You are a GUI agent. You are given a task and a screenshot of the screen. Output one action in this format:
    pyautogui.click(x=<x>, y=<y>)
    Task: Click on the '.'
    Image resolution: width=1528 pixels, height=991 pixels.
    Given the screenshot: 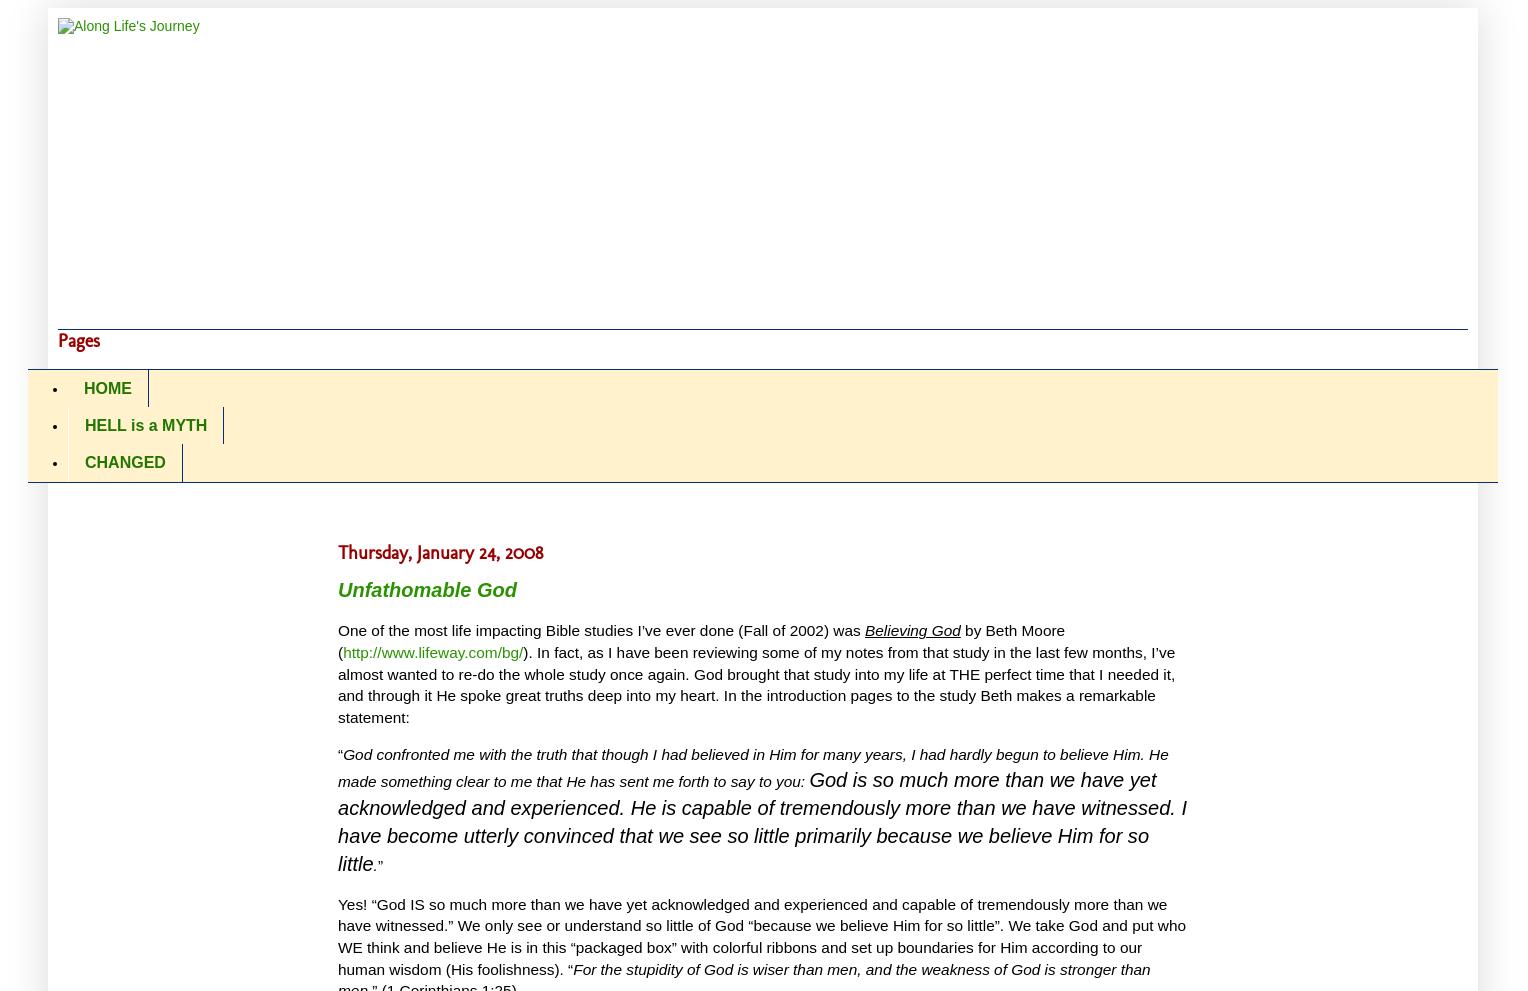 What is the action you would take?
    pyautogui.click(x=371, y=864)
    